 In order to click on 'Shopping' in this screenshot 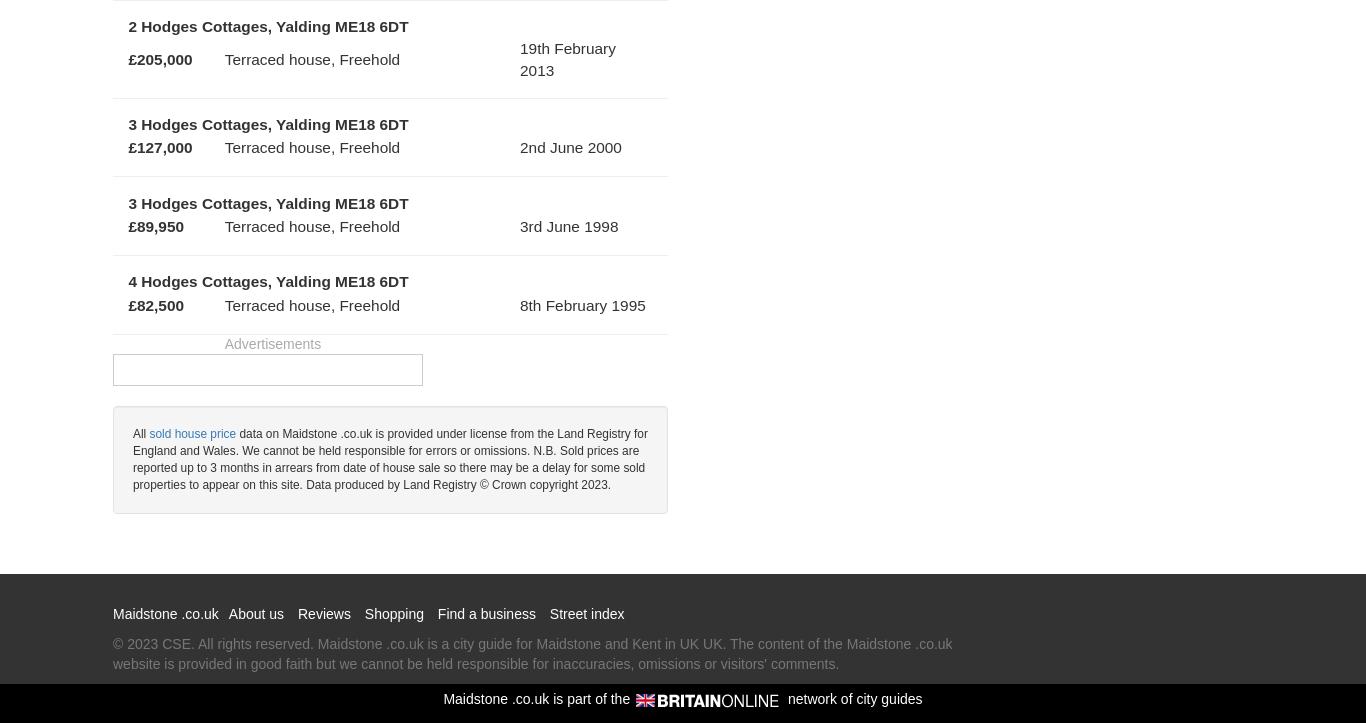, I will do `click(392, 613)`.